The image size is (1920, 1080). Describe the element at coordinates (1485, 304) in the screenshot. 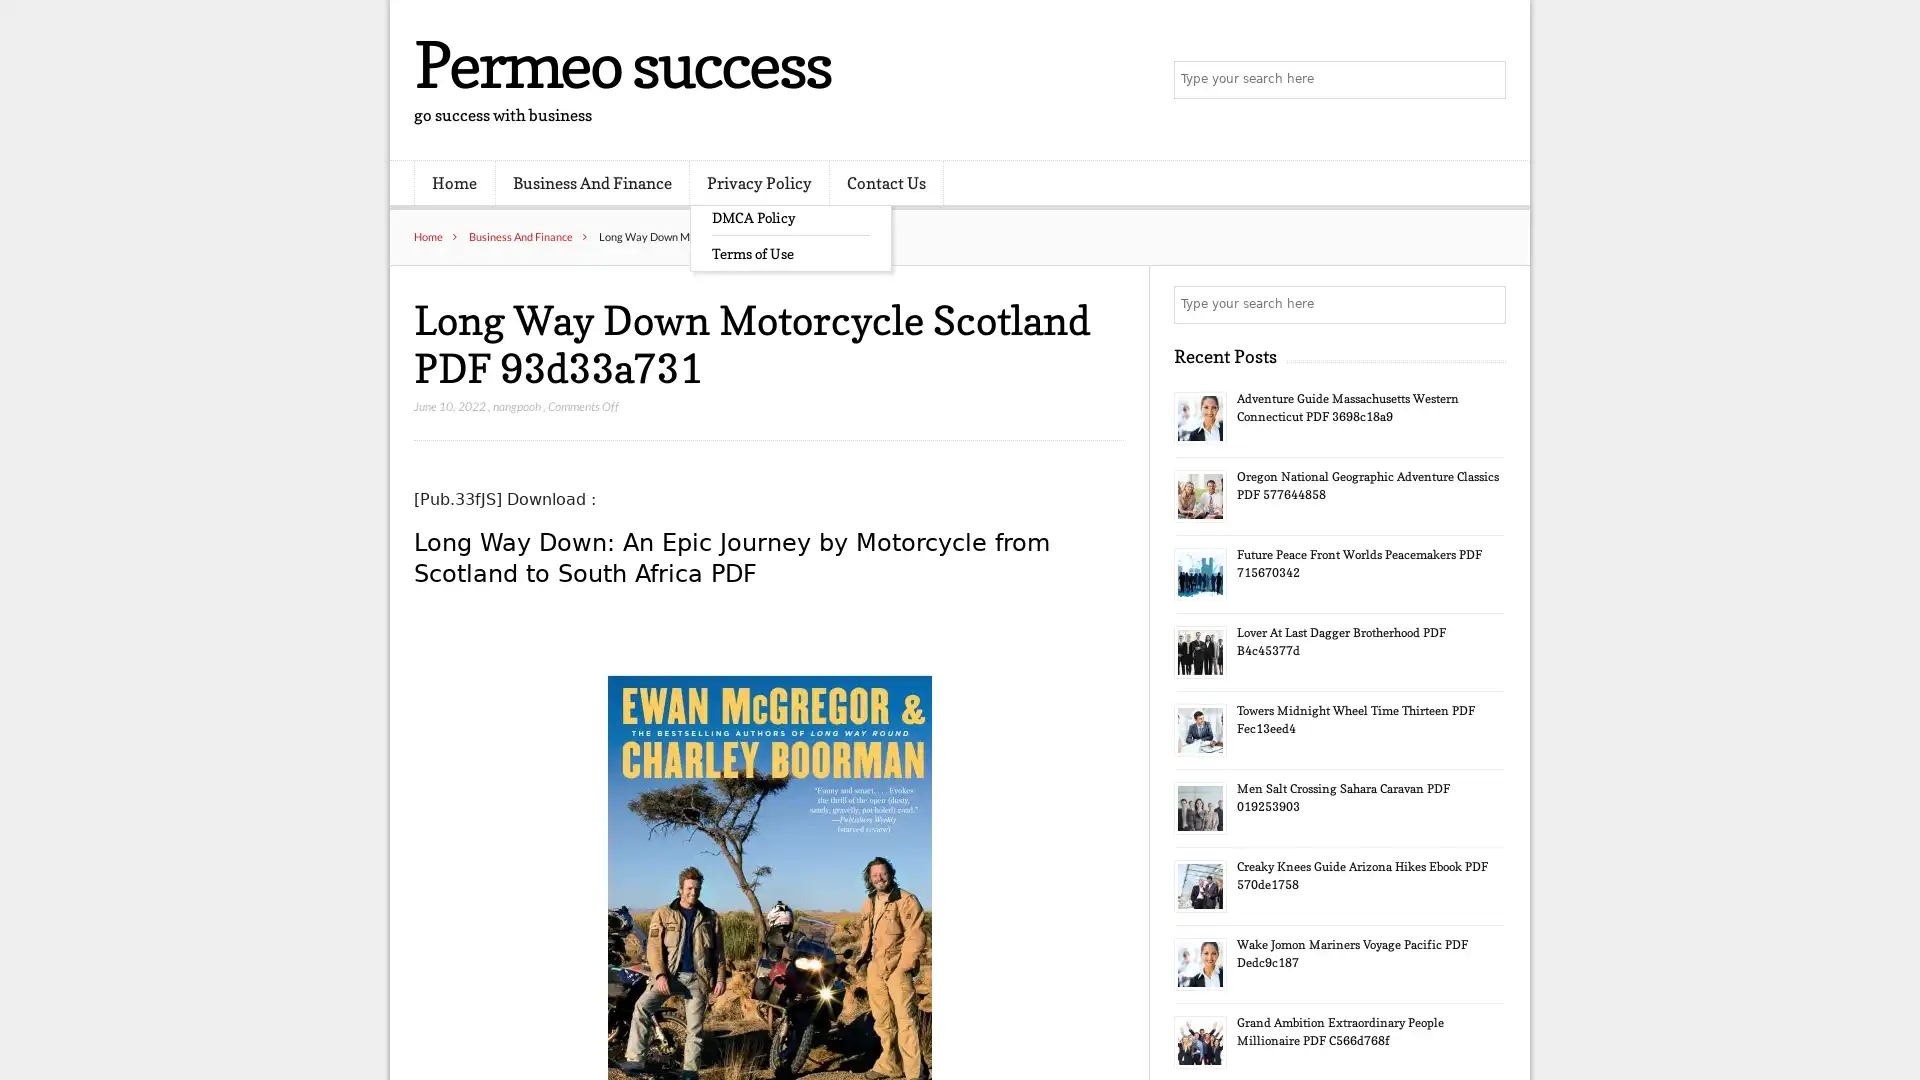

I see `Search` at that location.